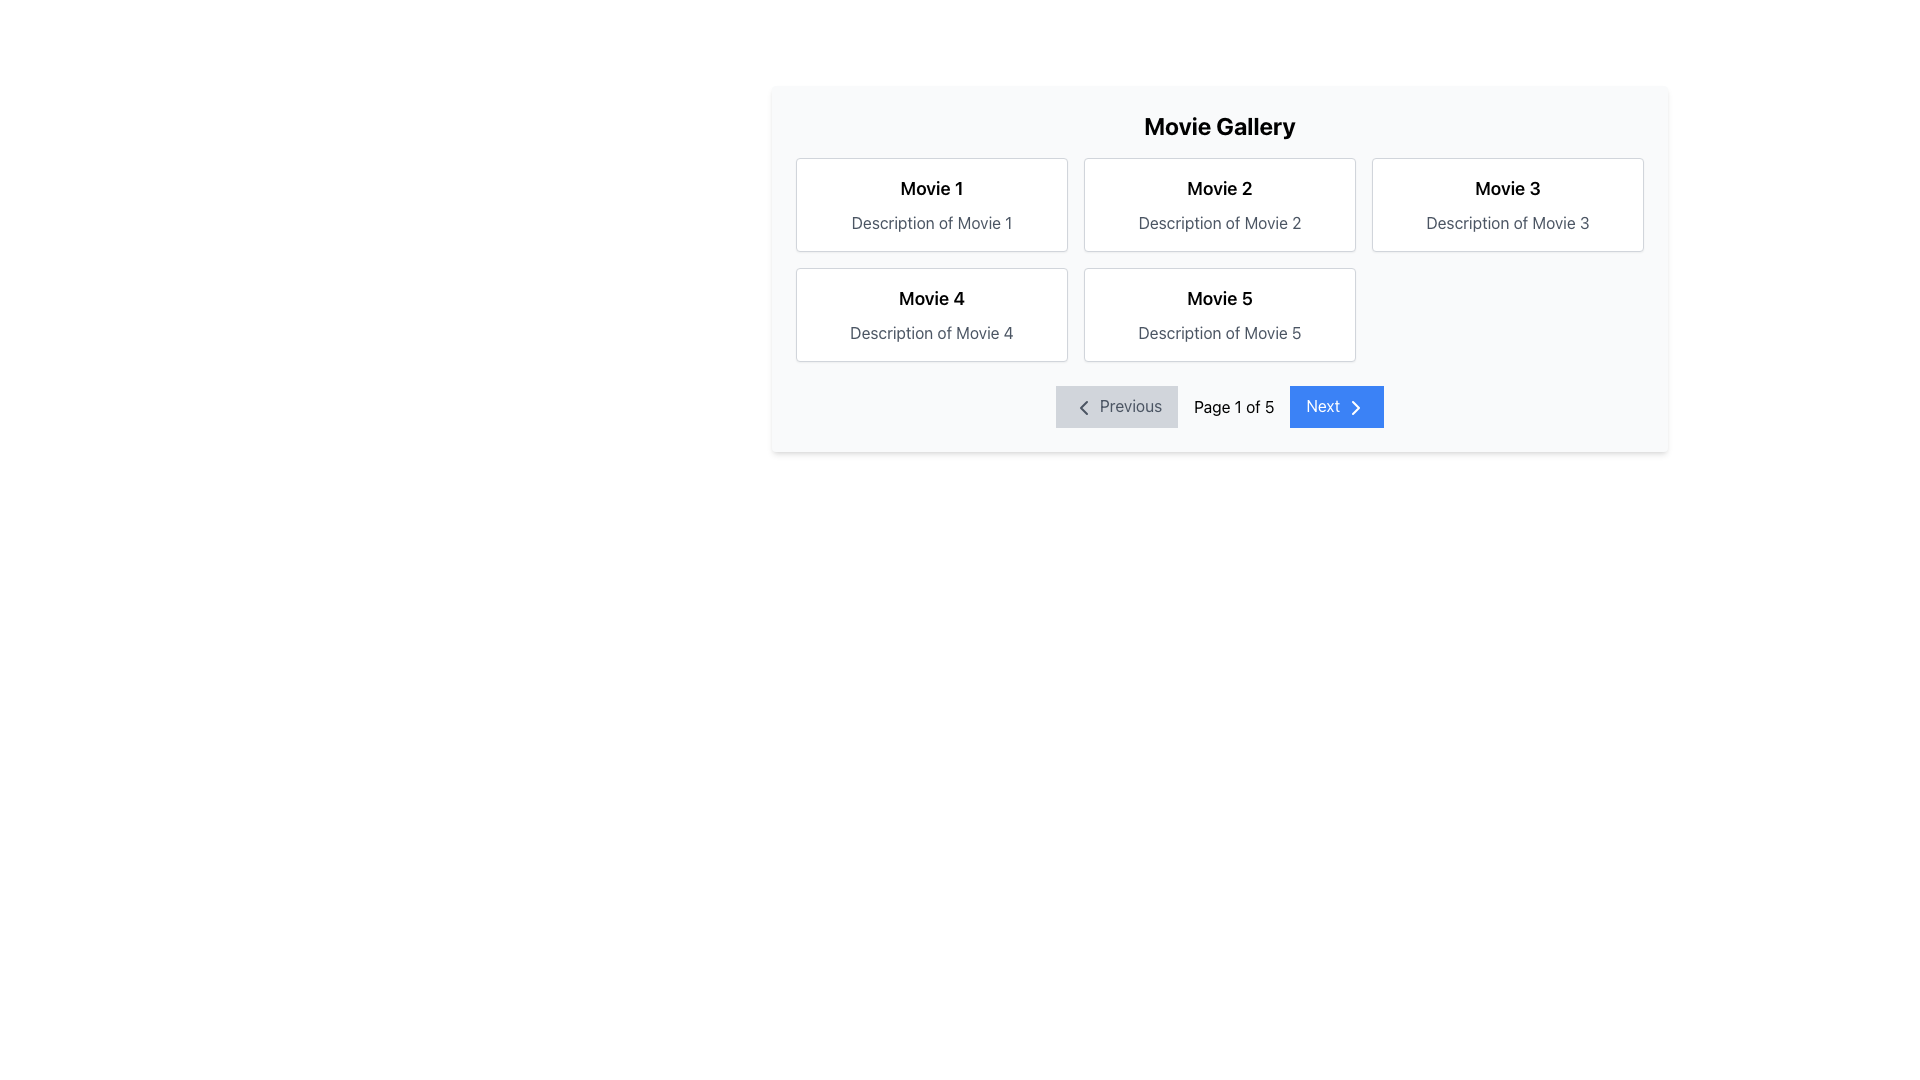 Image resolution: width=1920 pixels, height=1080 pixels. Describe the element at coordinates (930, 299) in the screenshot. I see `the text label or heading that displays 'Movie 4', which is styled in bold and slightly larger font, located in the second row, first column of the grid layout` at that location.